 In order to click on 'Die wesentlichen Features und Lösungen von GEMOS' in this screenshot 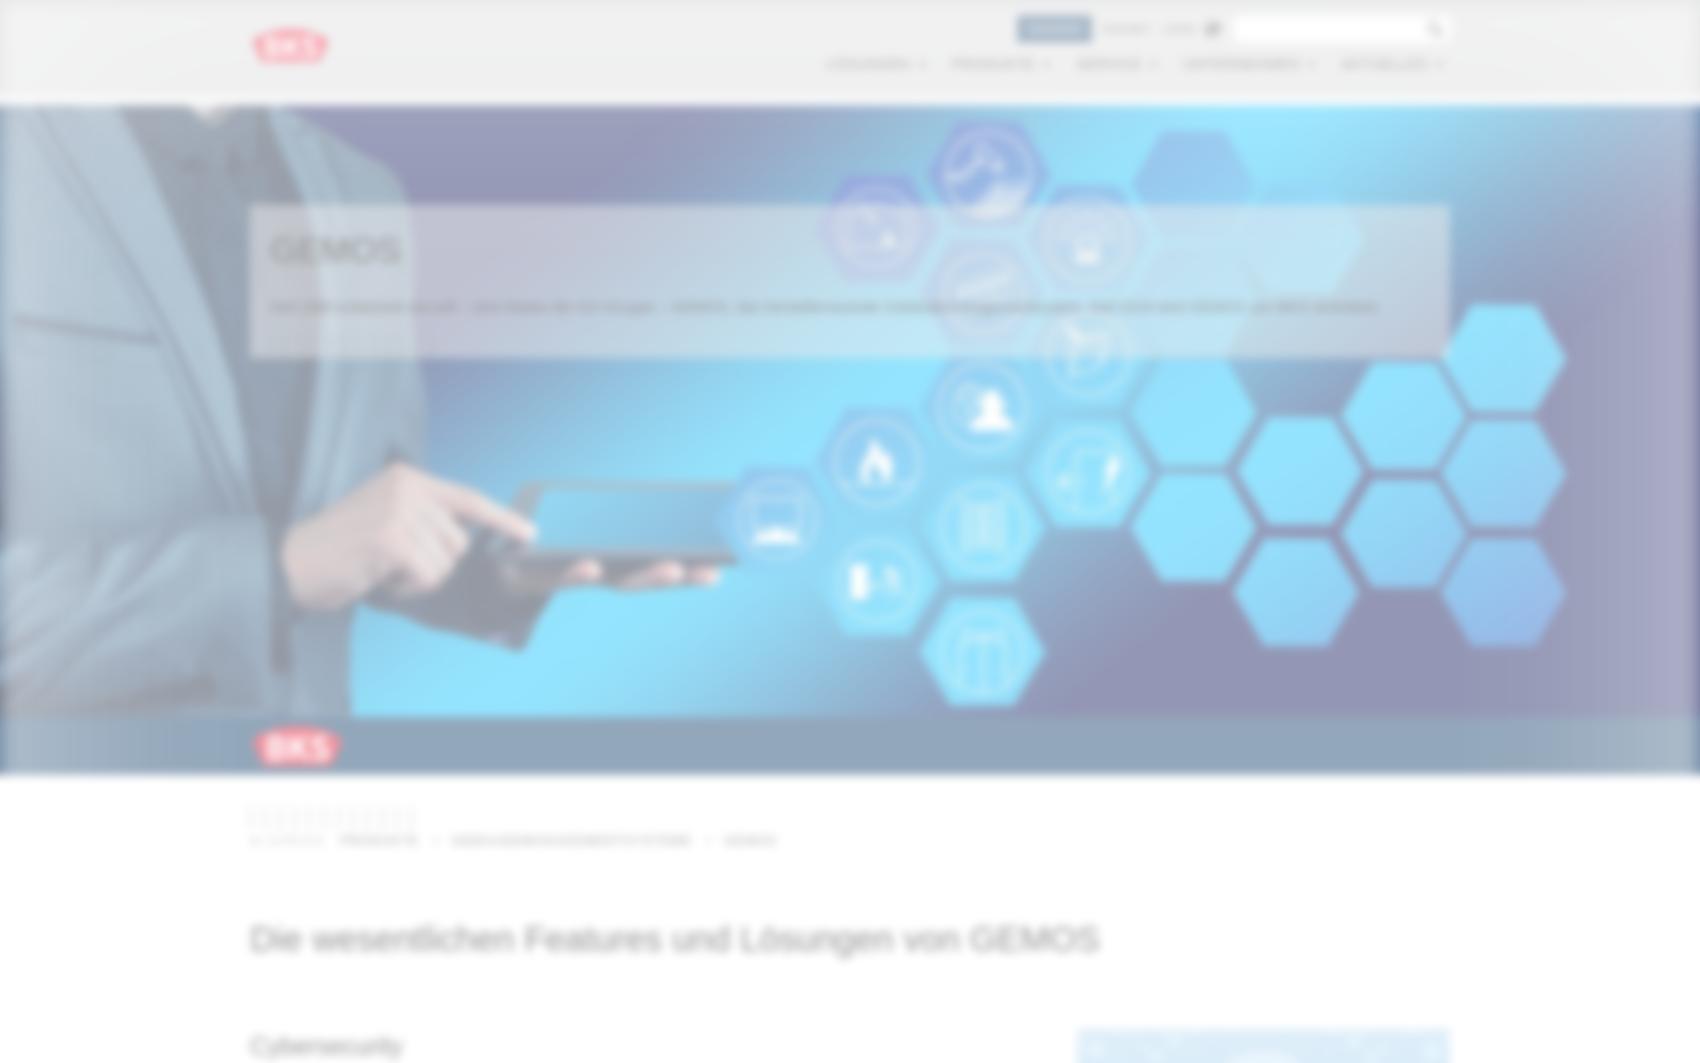, I will do `click(674, 937)`.